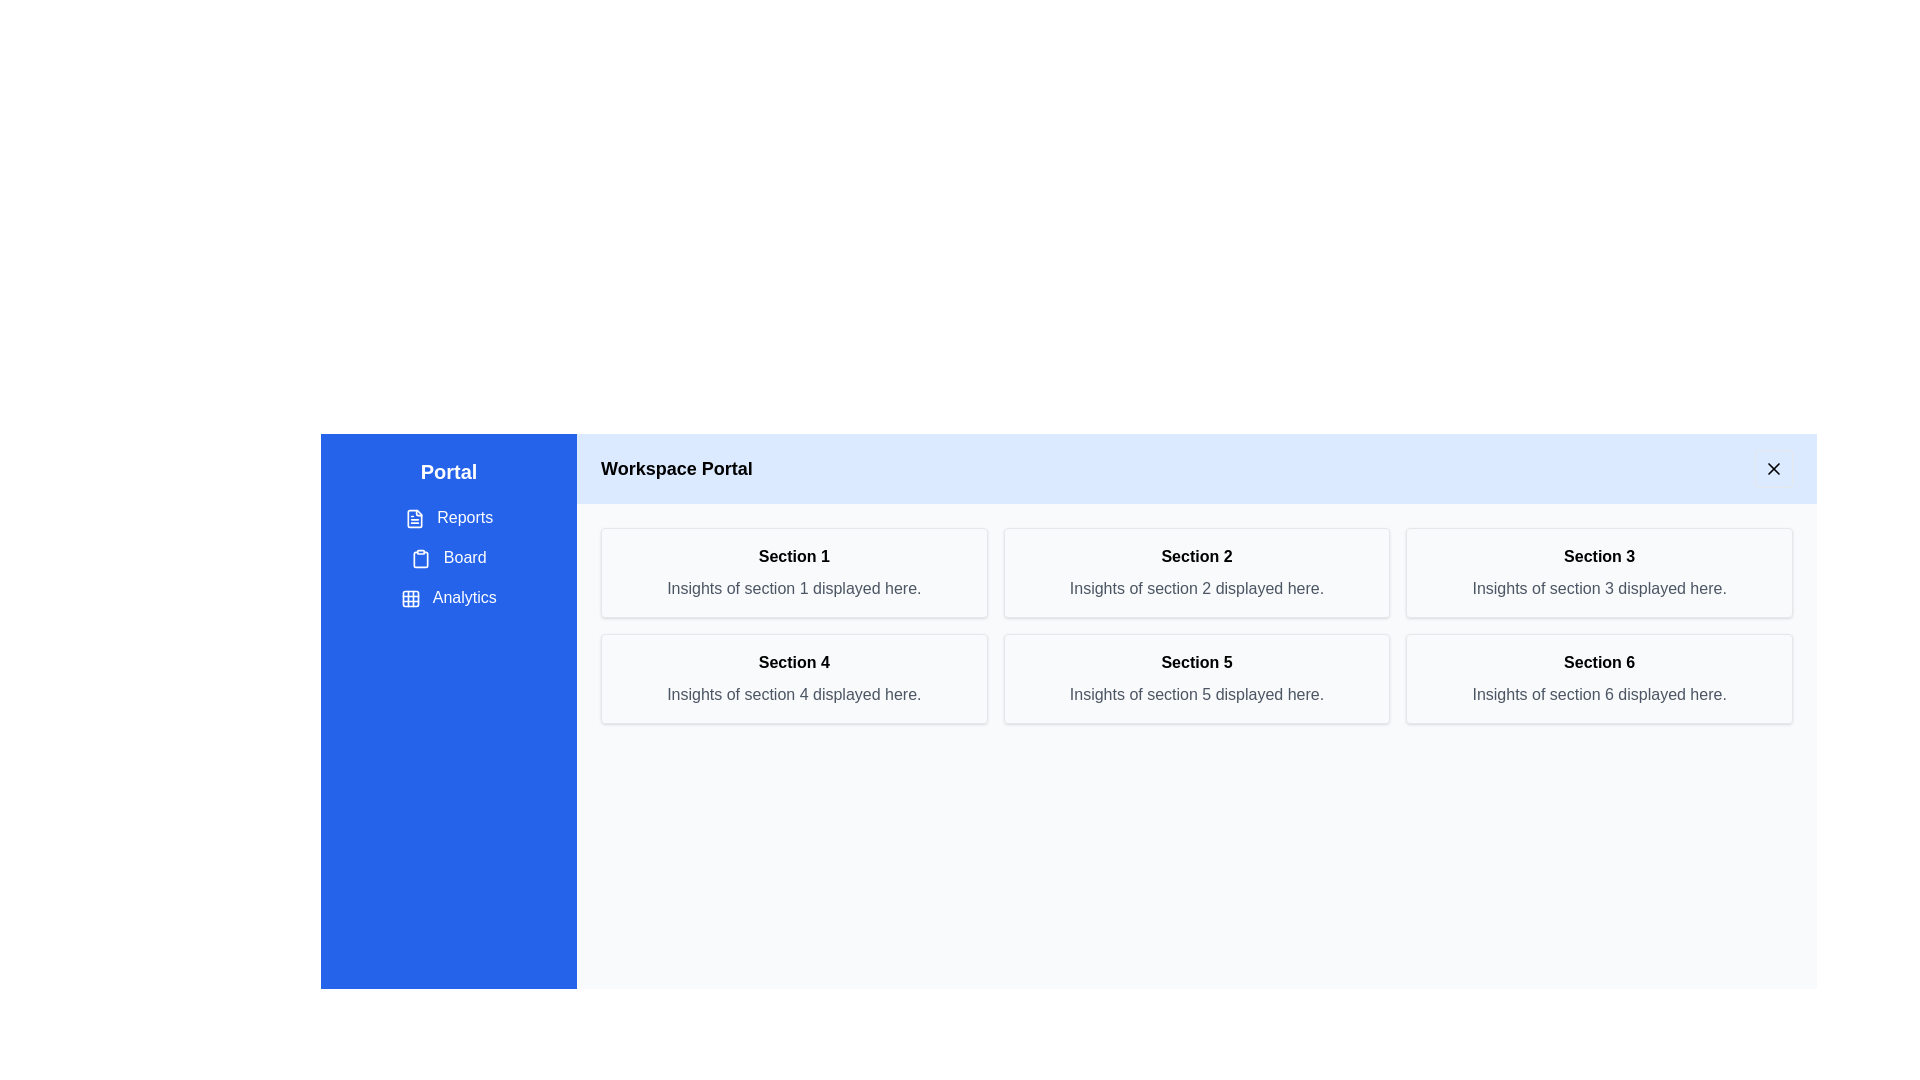 Image resolution: width=1920 pixels, height=1080 pixels. Describe the element at coordinates (420, 558) in the screenshot. I see `the navigation icon for the 'Board' section located in the left sidebar` at that location.